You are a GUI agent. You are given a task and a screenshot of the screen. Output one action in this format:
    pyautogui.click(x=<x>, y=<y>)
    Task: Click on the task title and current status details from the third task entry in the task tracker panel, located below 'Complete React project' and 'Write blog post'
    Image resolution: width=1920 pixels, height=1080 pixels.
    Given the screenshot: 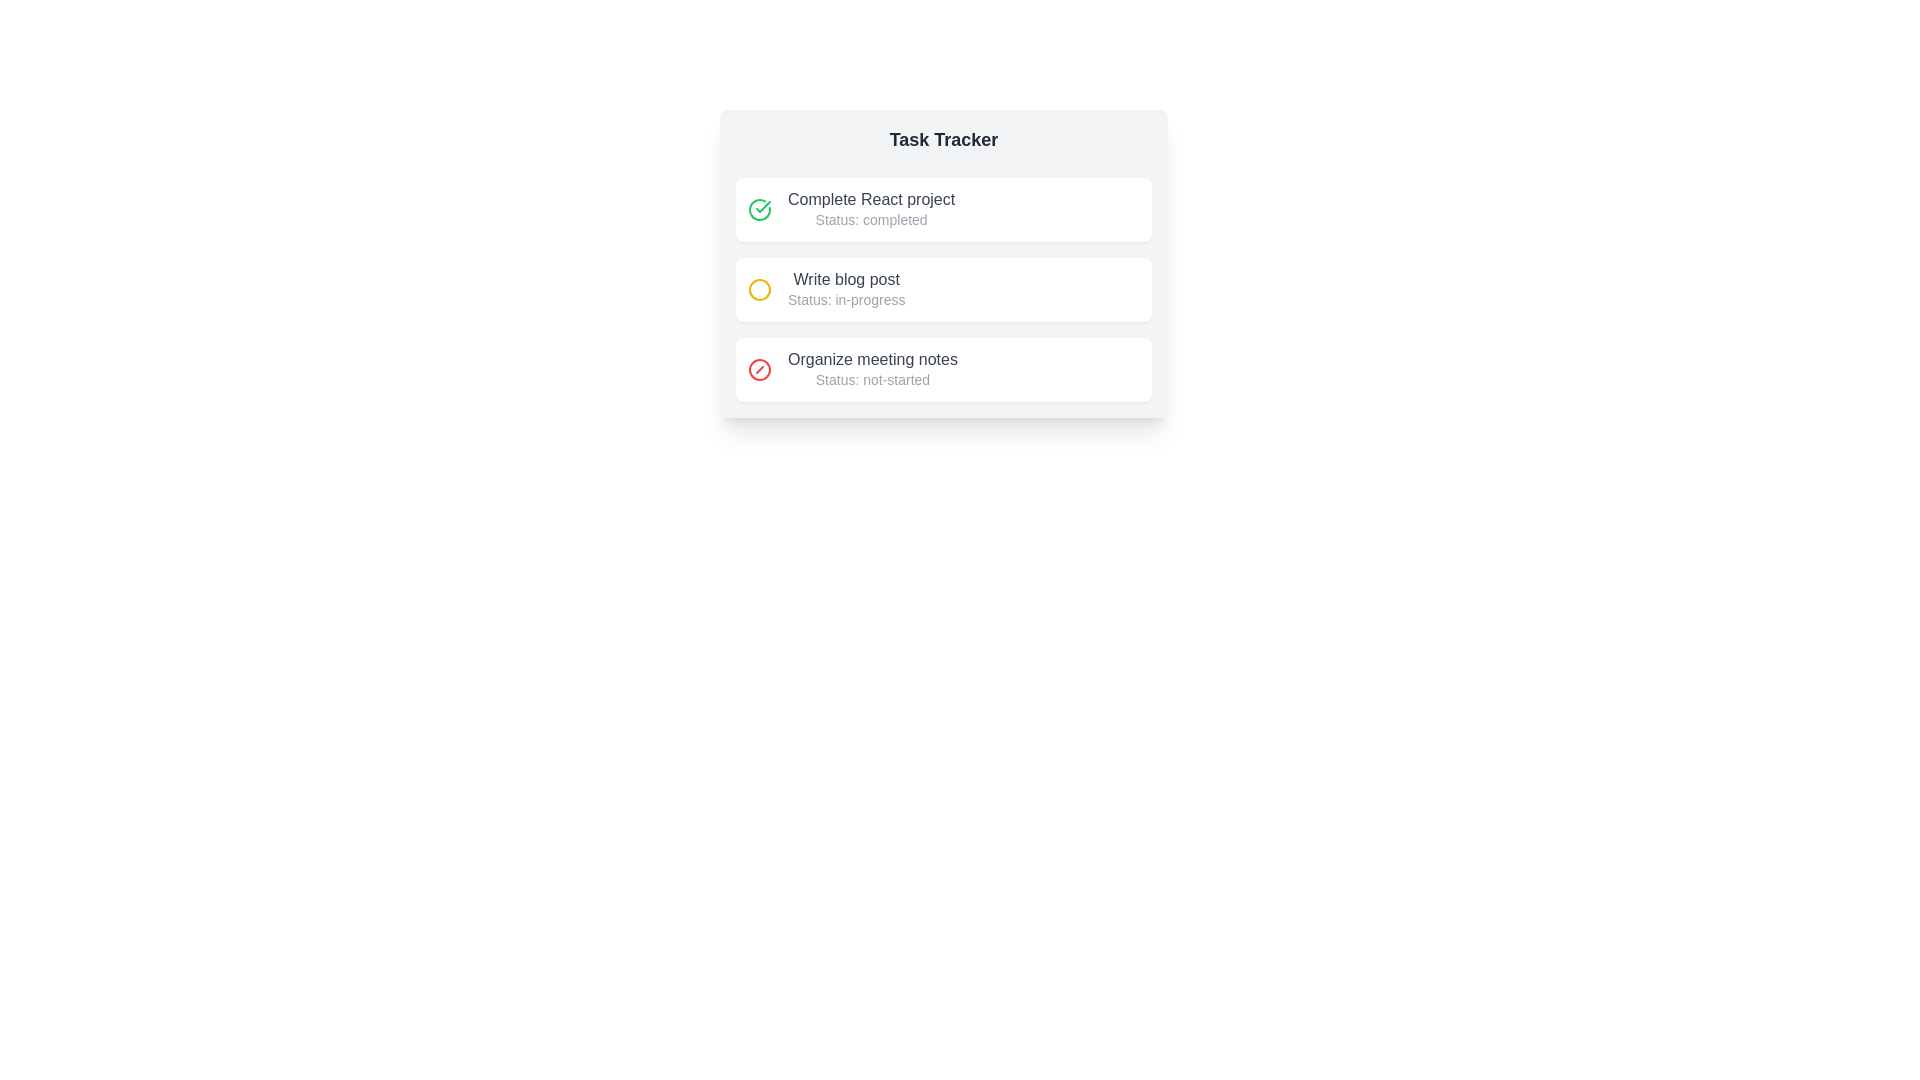 What is the action you would take?
    pyautogui.click(x=873, y=370)
    